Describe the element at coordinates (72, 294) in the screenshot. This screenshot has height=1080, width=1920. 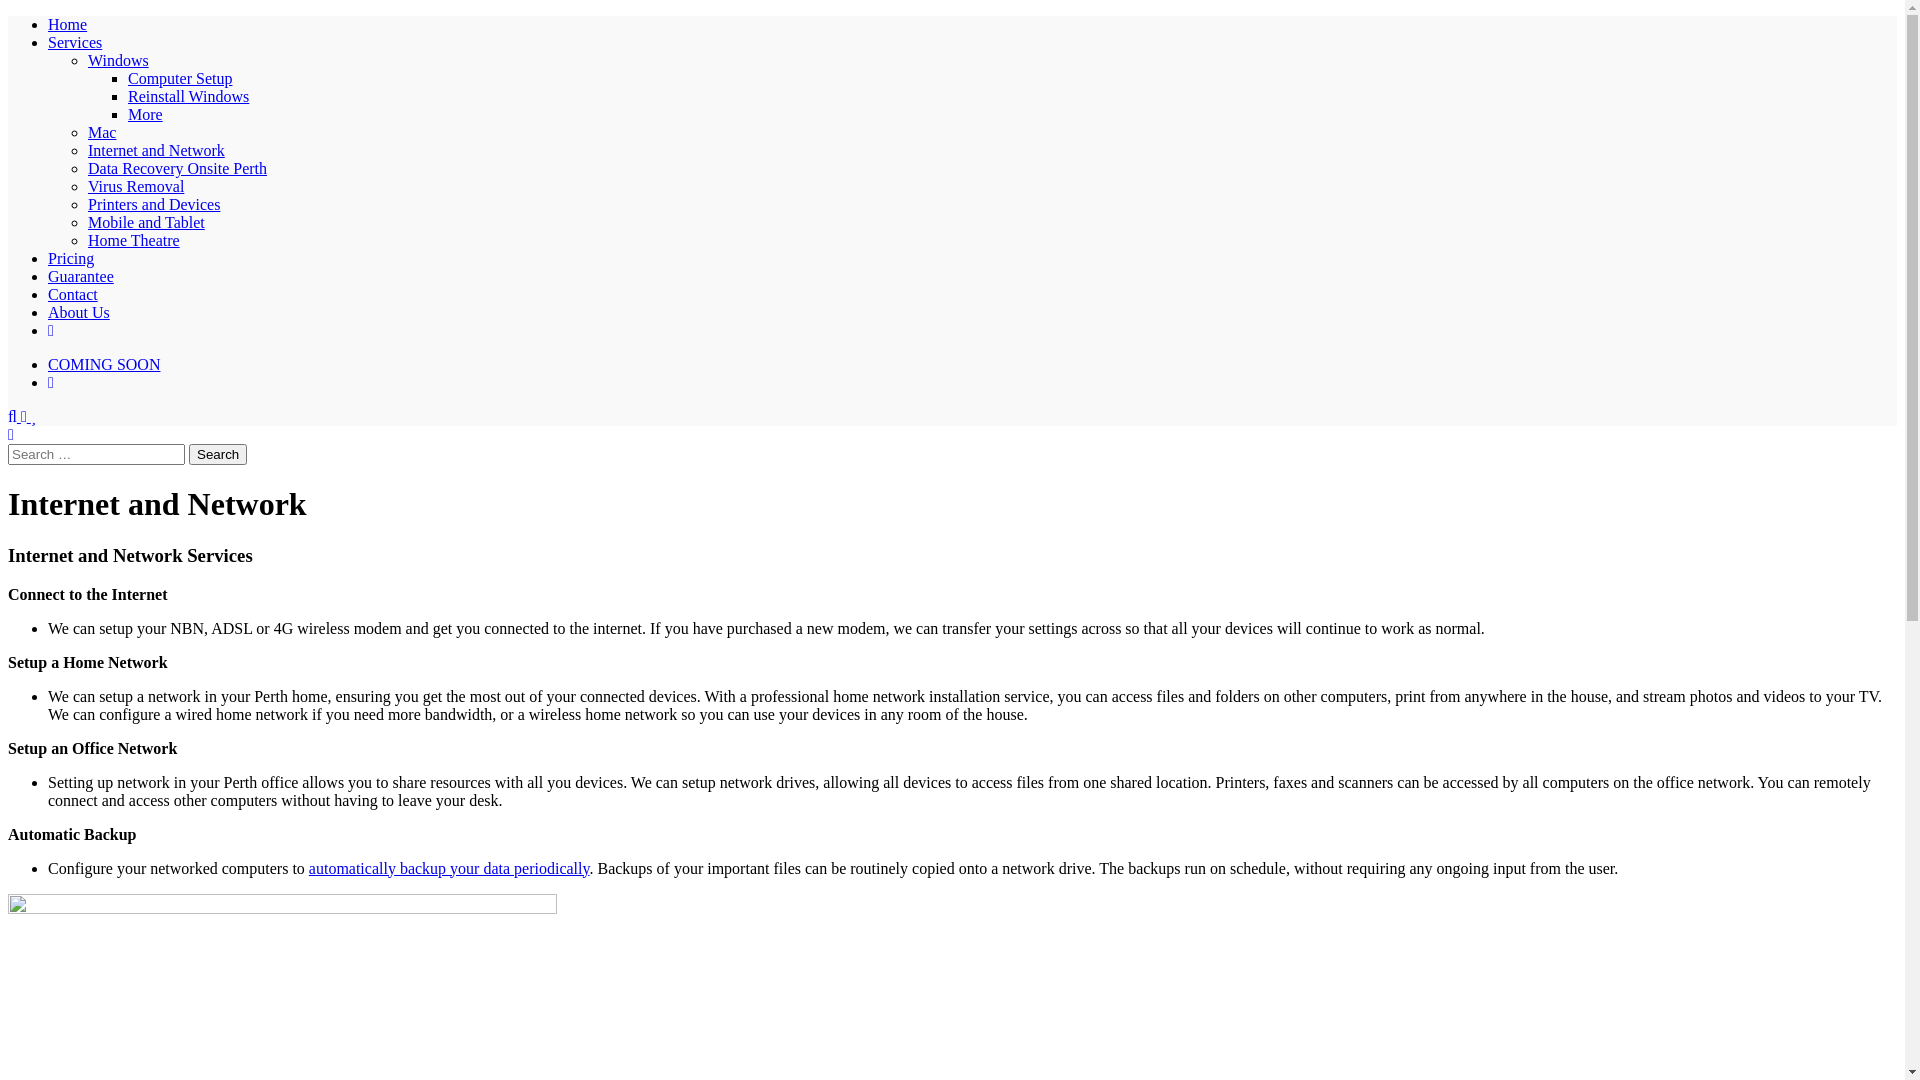
I see `'Contact'` at that location.